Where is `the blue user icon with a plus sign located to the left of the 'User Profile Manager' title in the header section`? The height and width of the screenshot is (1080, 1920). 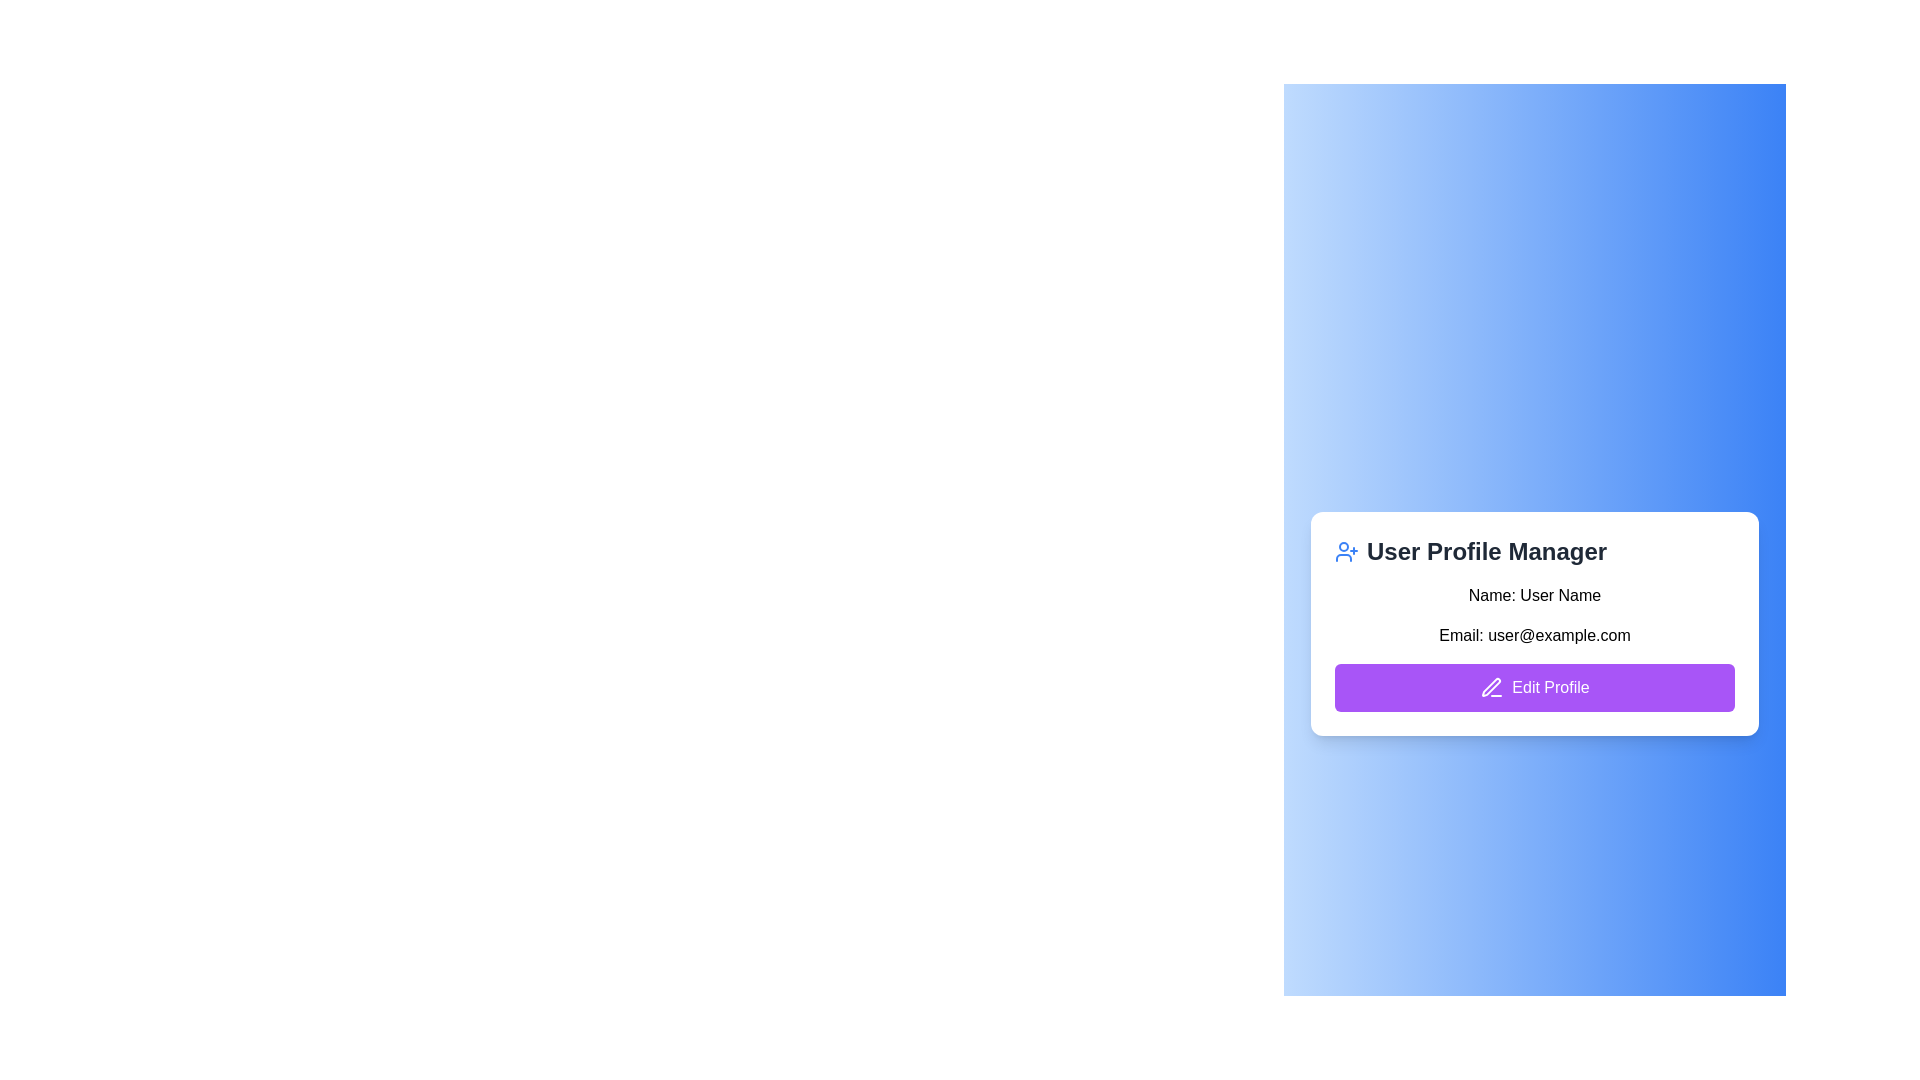 the blue user icon with a plus sign located to the left of the 'User Profile Manager' title in the header section is located at coordinates (1347, 551).